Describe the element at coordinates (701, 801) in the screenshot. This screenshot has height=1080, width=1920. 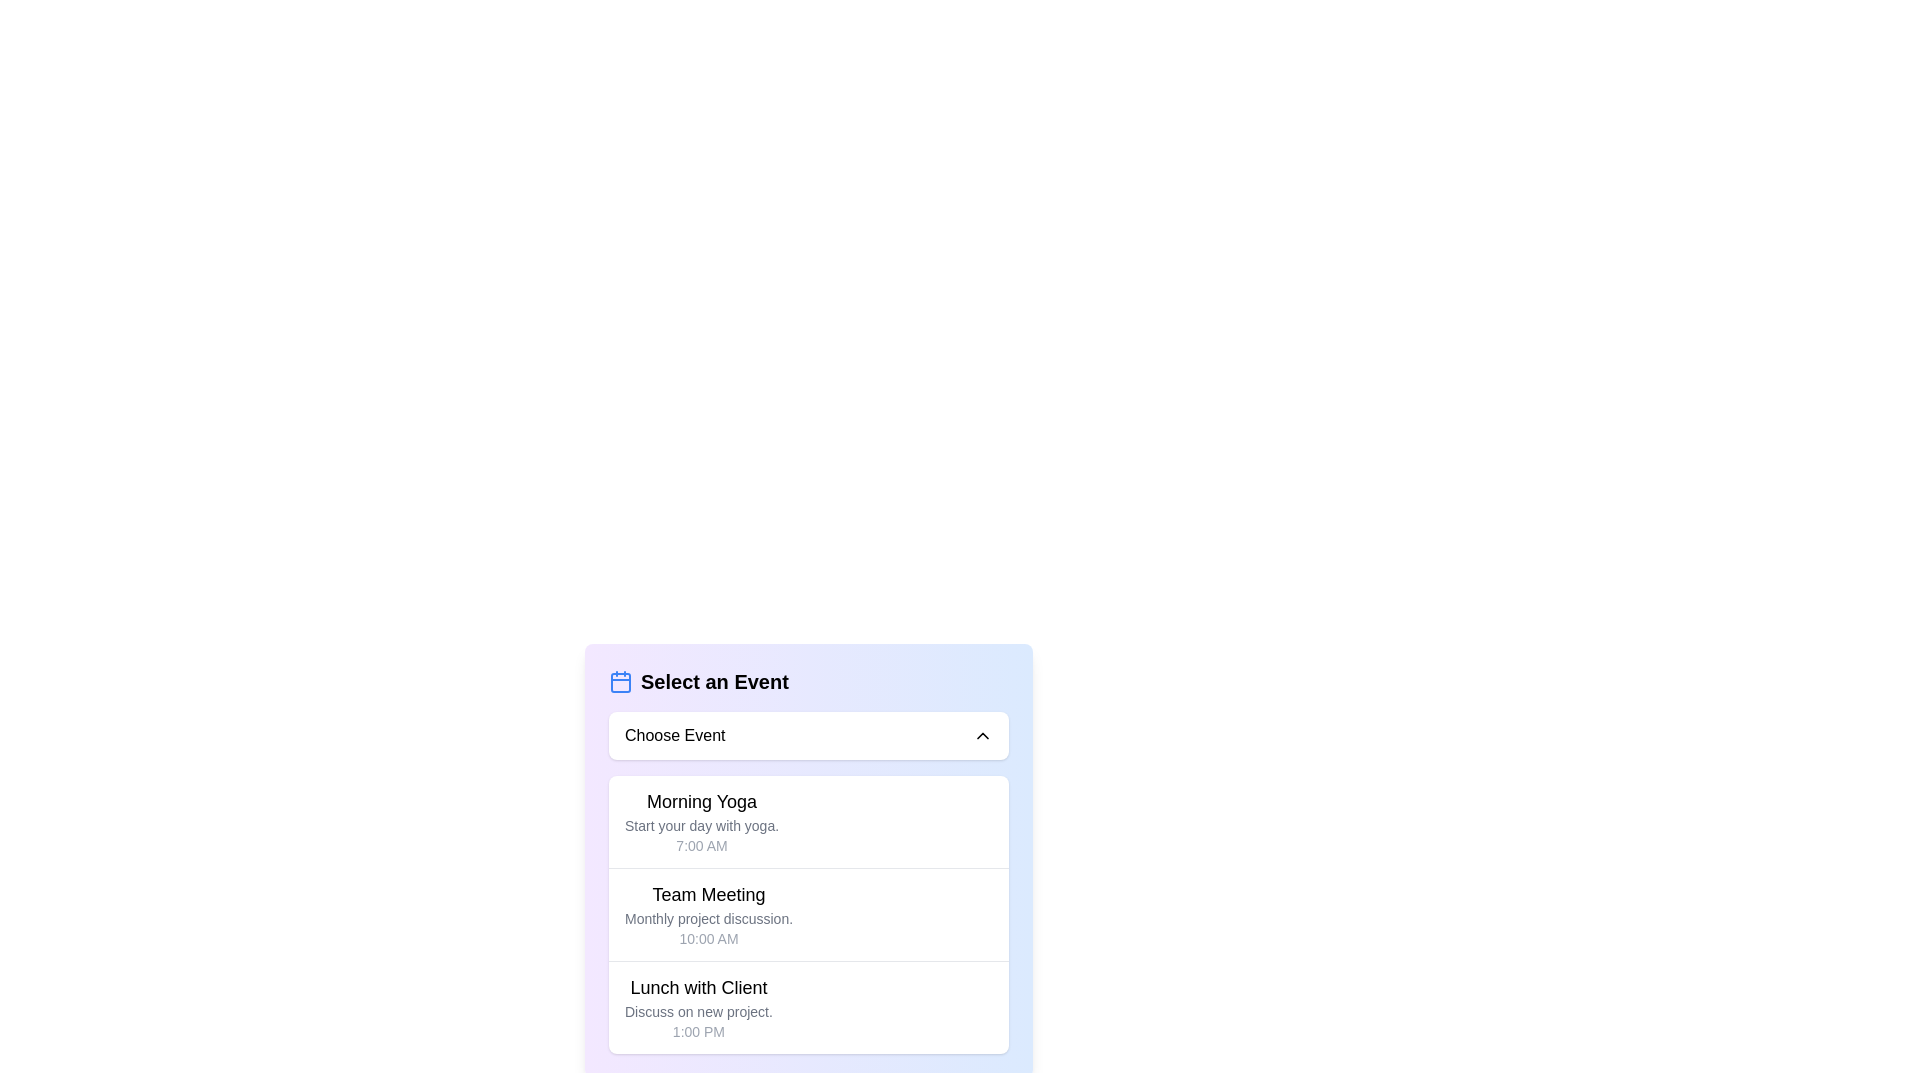
I see `the text label that serves as the title of the event option, which is the first item in the list above 'Start your day with yoga.' and '7:00 AM'` at that location.